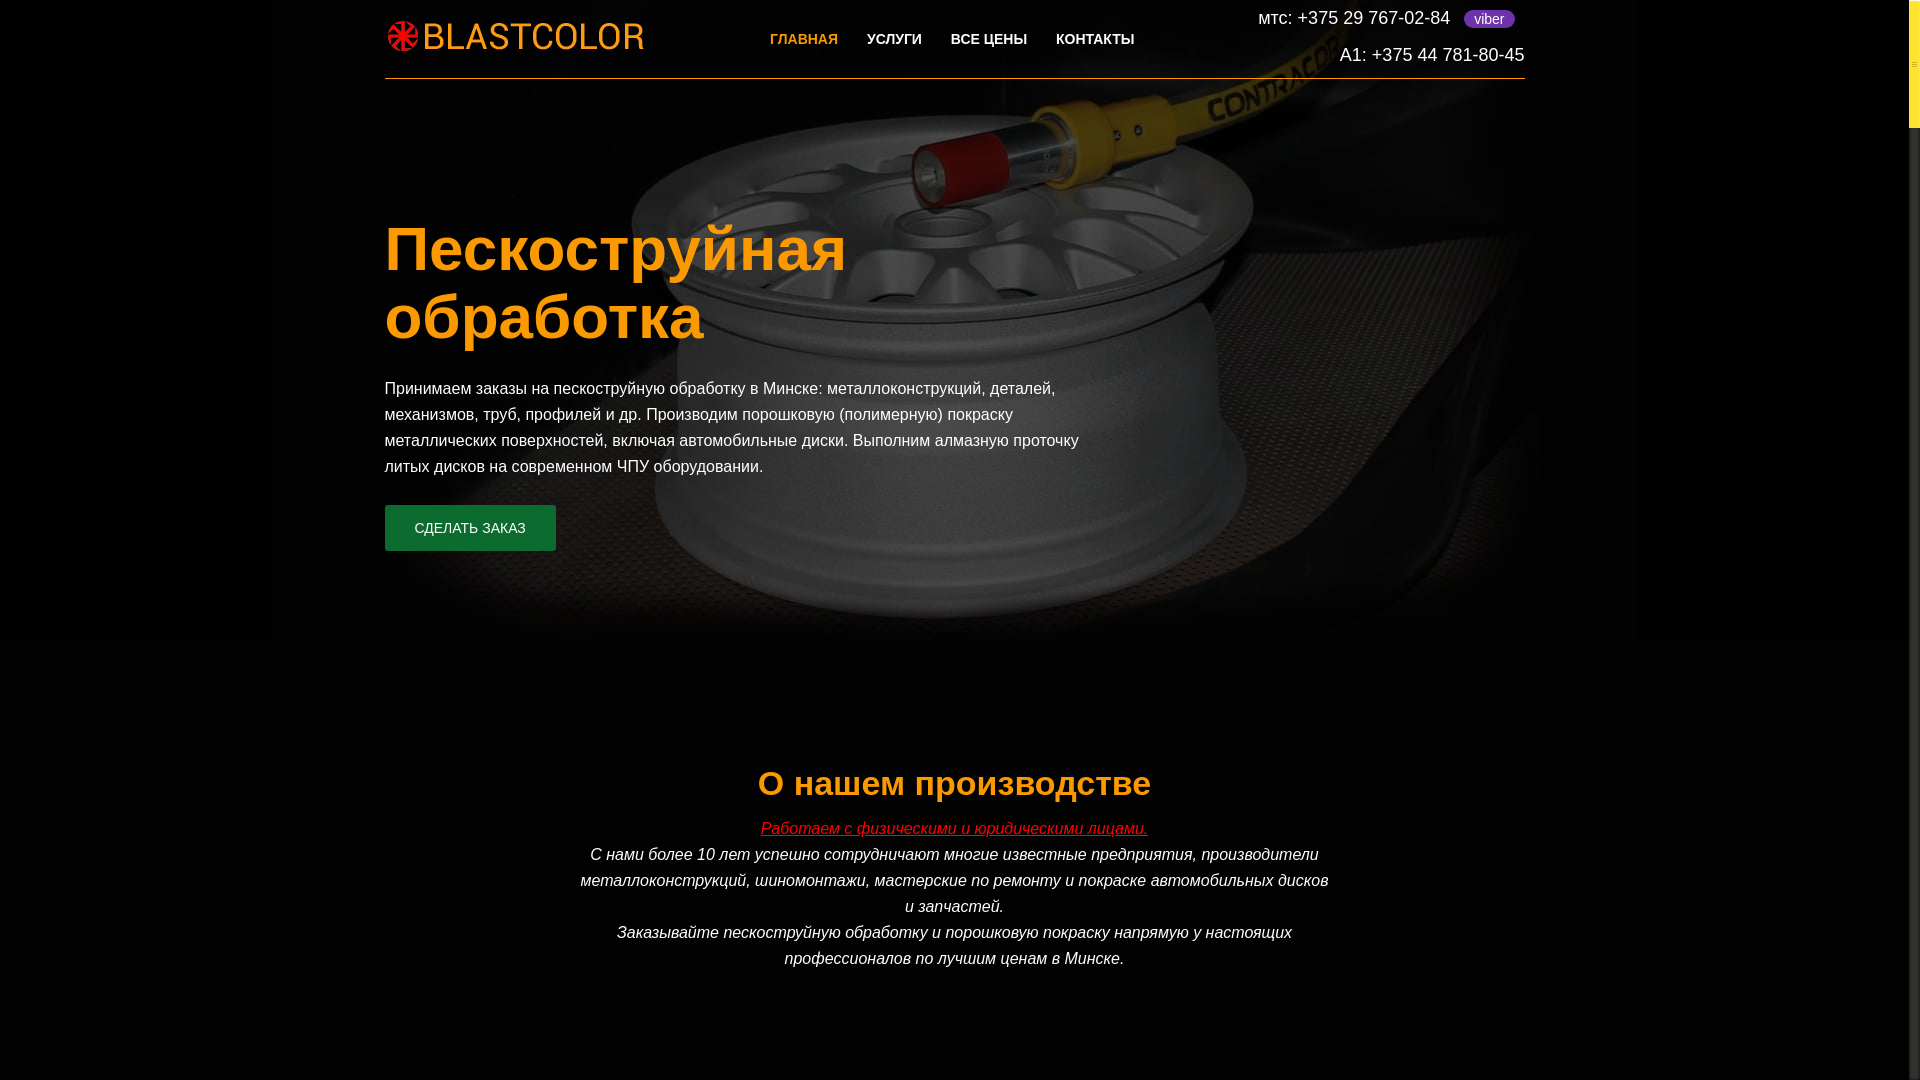  What do you see at coordinates (1488, 19) in the screenshot?
I see `'viber'` at bounding box center [1488, 19].